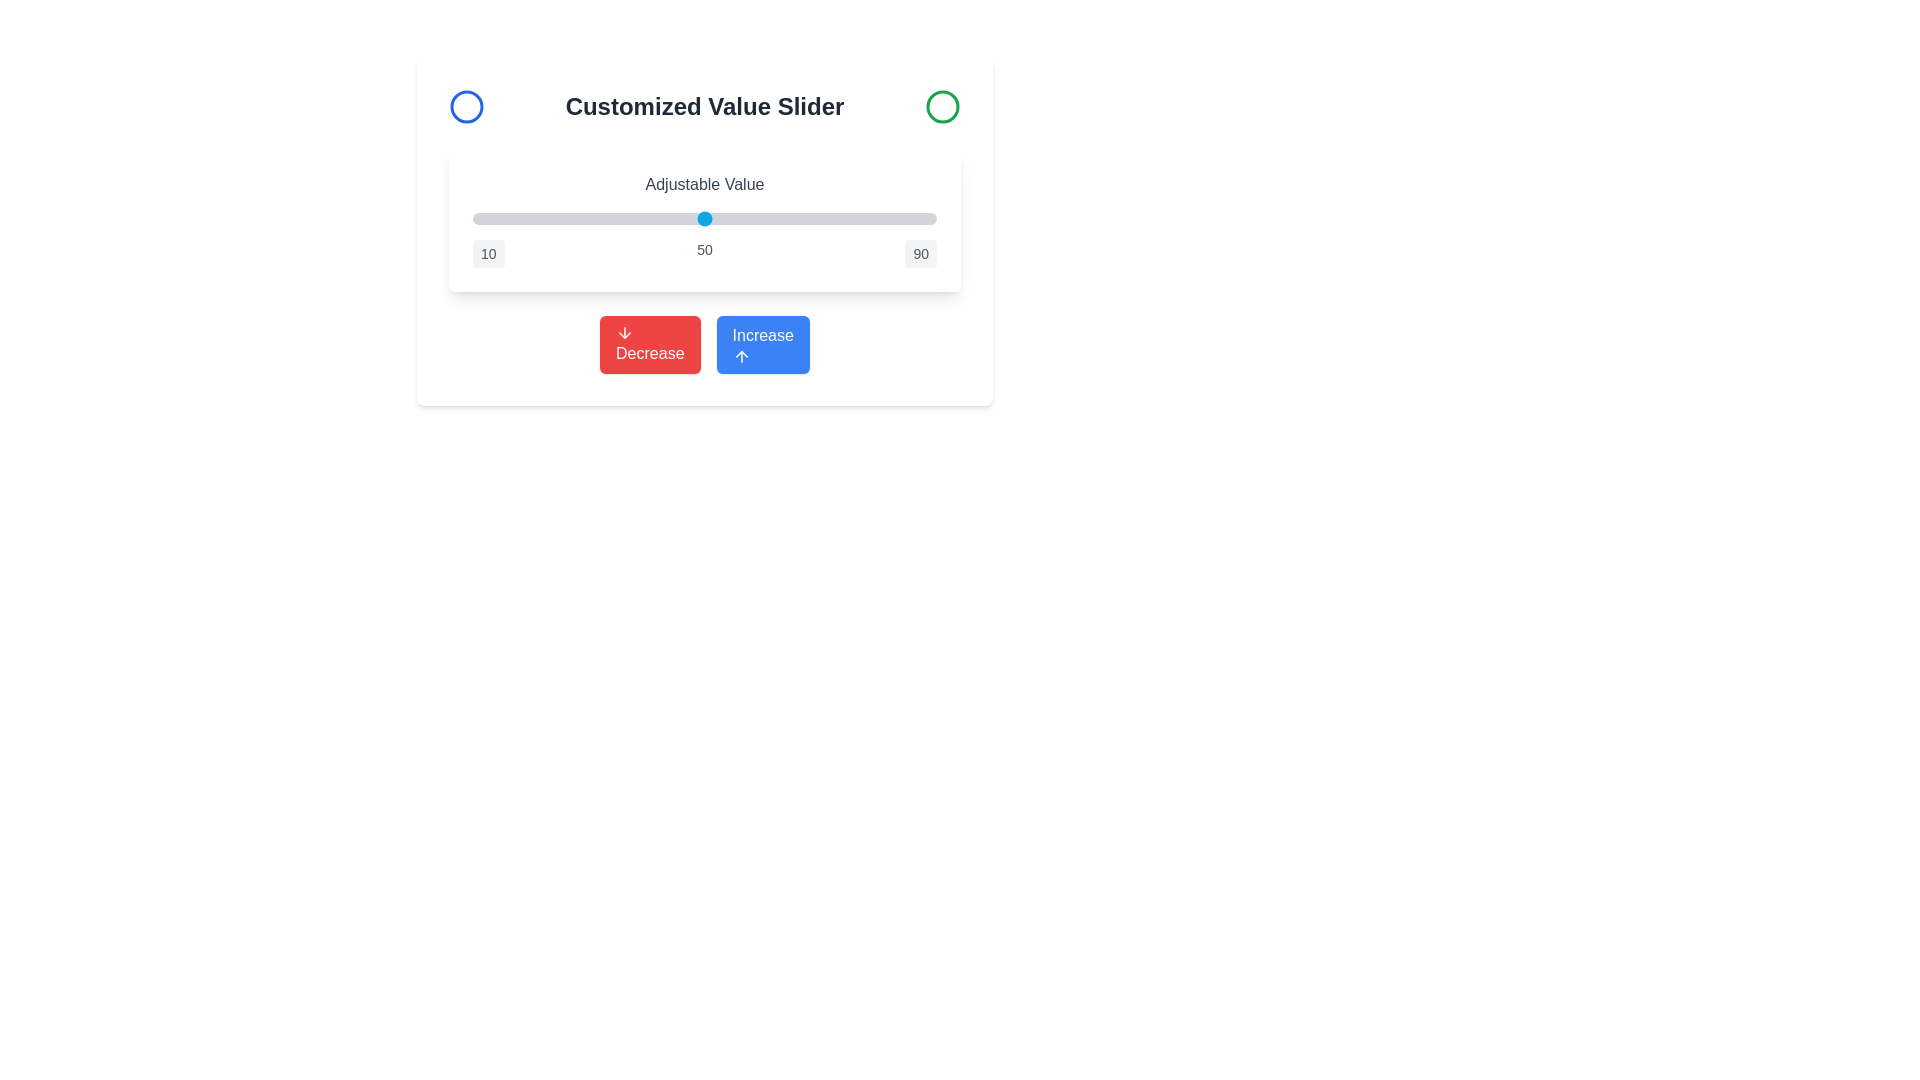 This screenshot has width=1920, height=1080. I want to click on the slider's value, so click(767, 219).